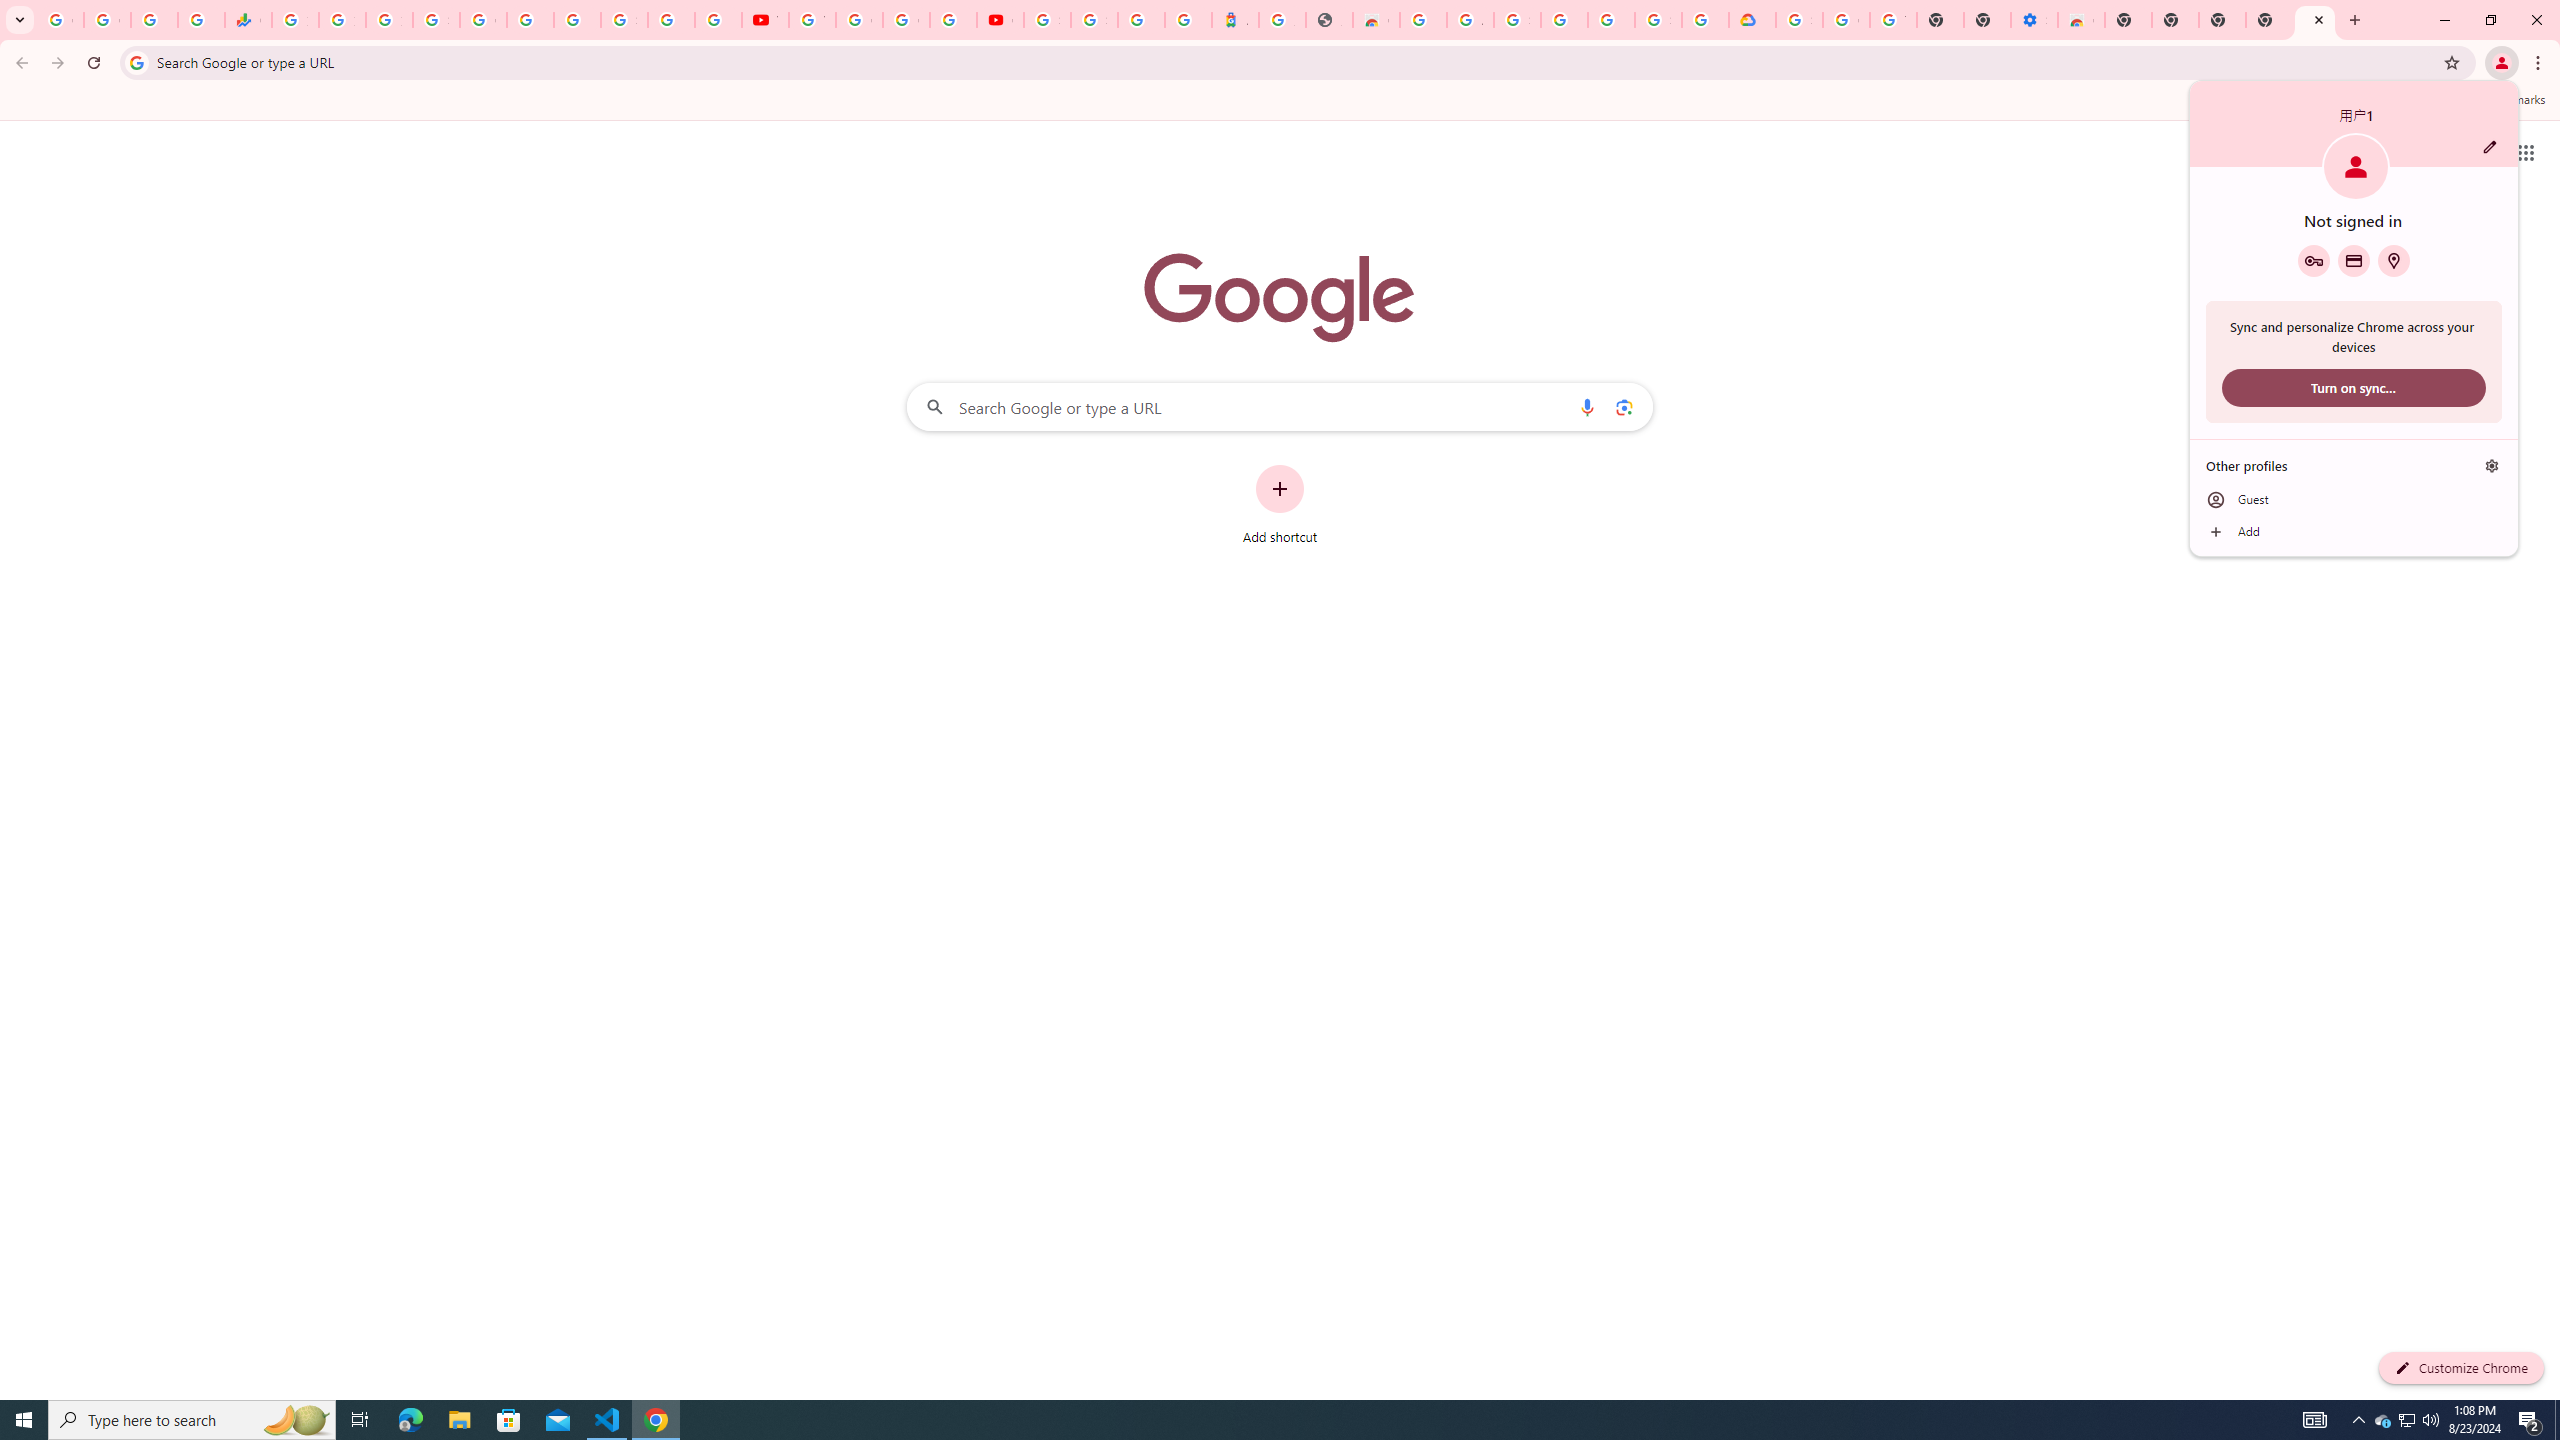 The image size is (2560, 1440). What do you see at coordinates (2556, 1418) in the screenshot?
I see `'Show desktop'` at bounding box center [2556, 1418].